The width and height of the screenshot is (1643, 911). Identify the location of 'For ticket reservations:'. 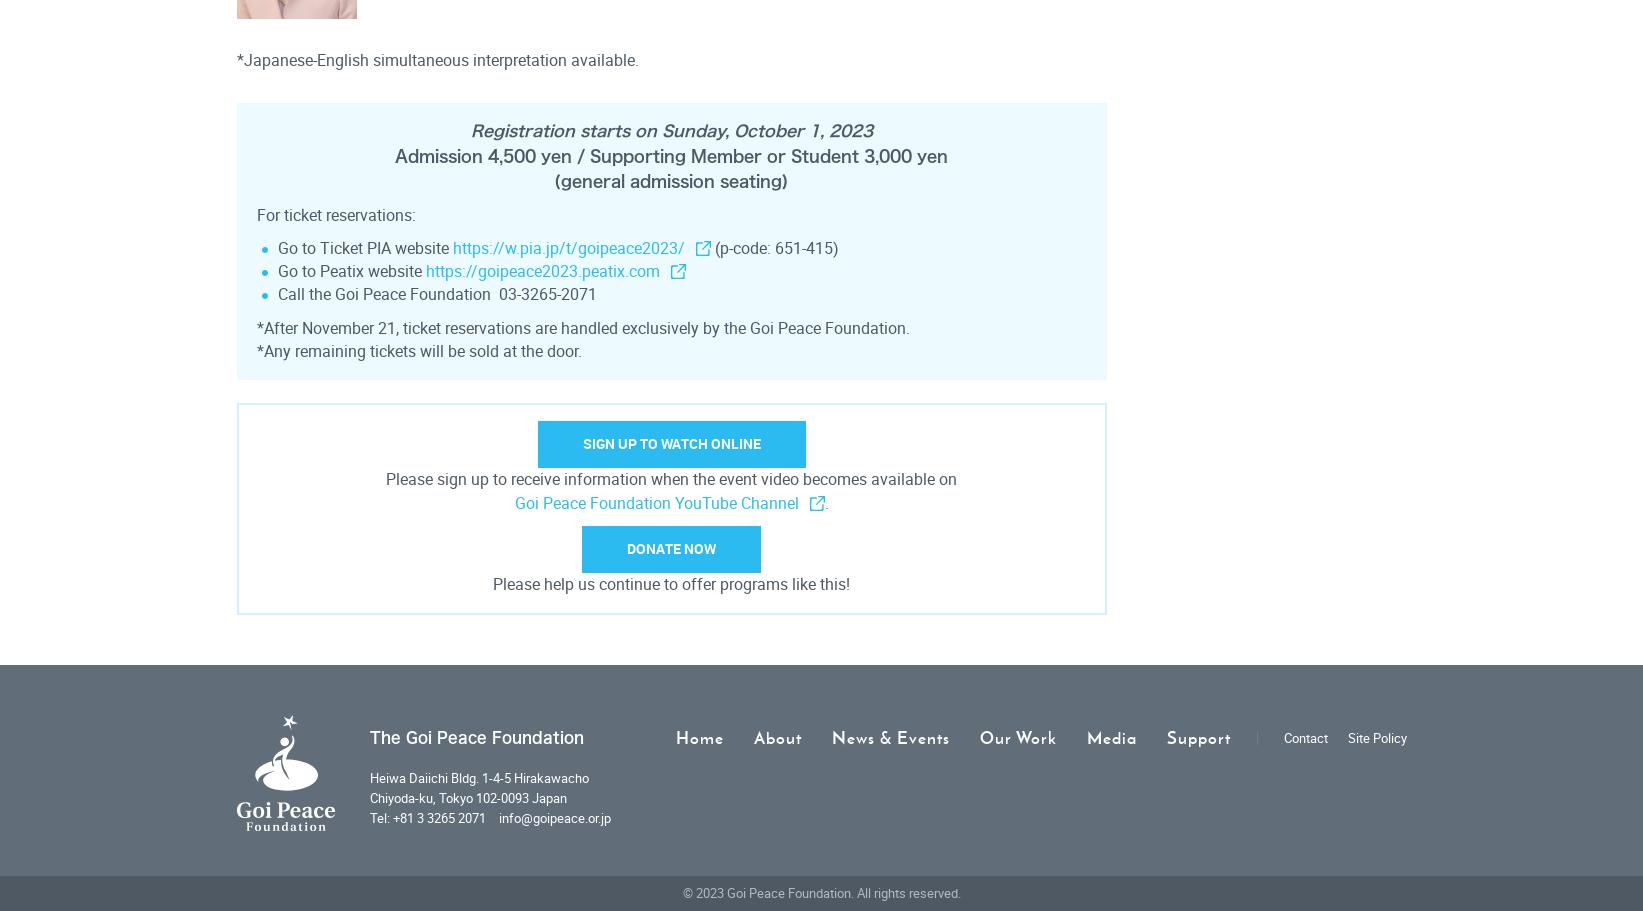
(334, 215).